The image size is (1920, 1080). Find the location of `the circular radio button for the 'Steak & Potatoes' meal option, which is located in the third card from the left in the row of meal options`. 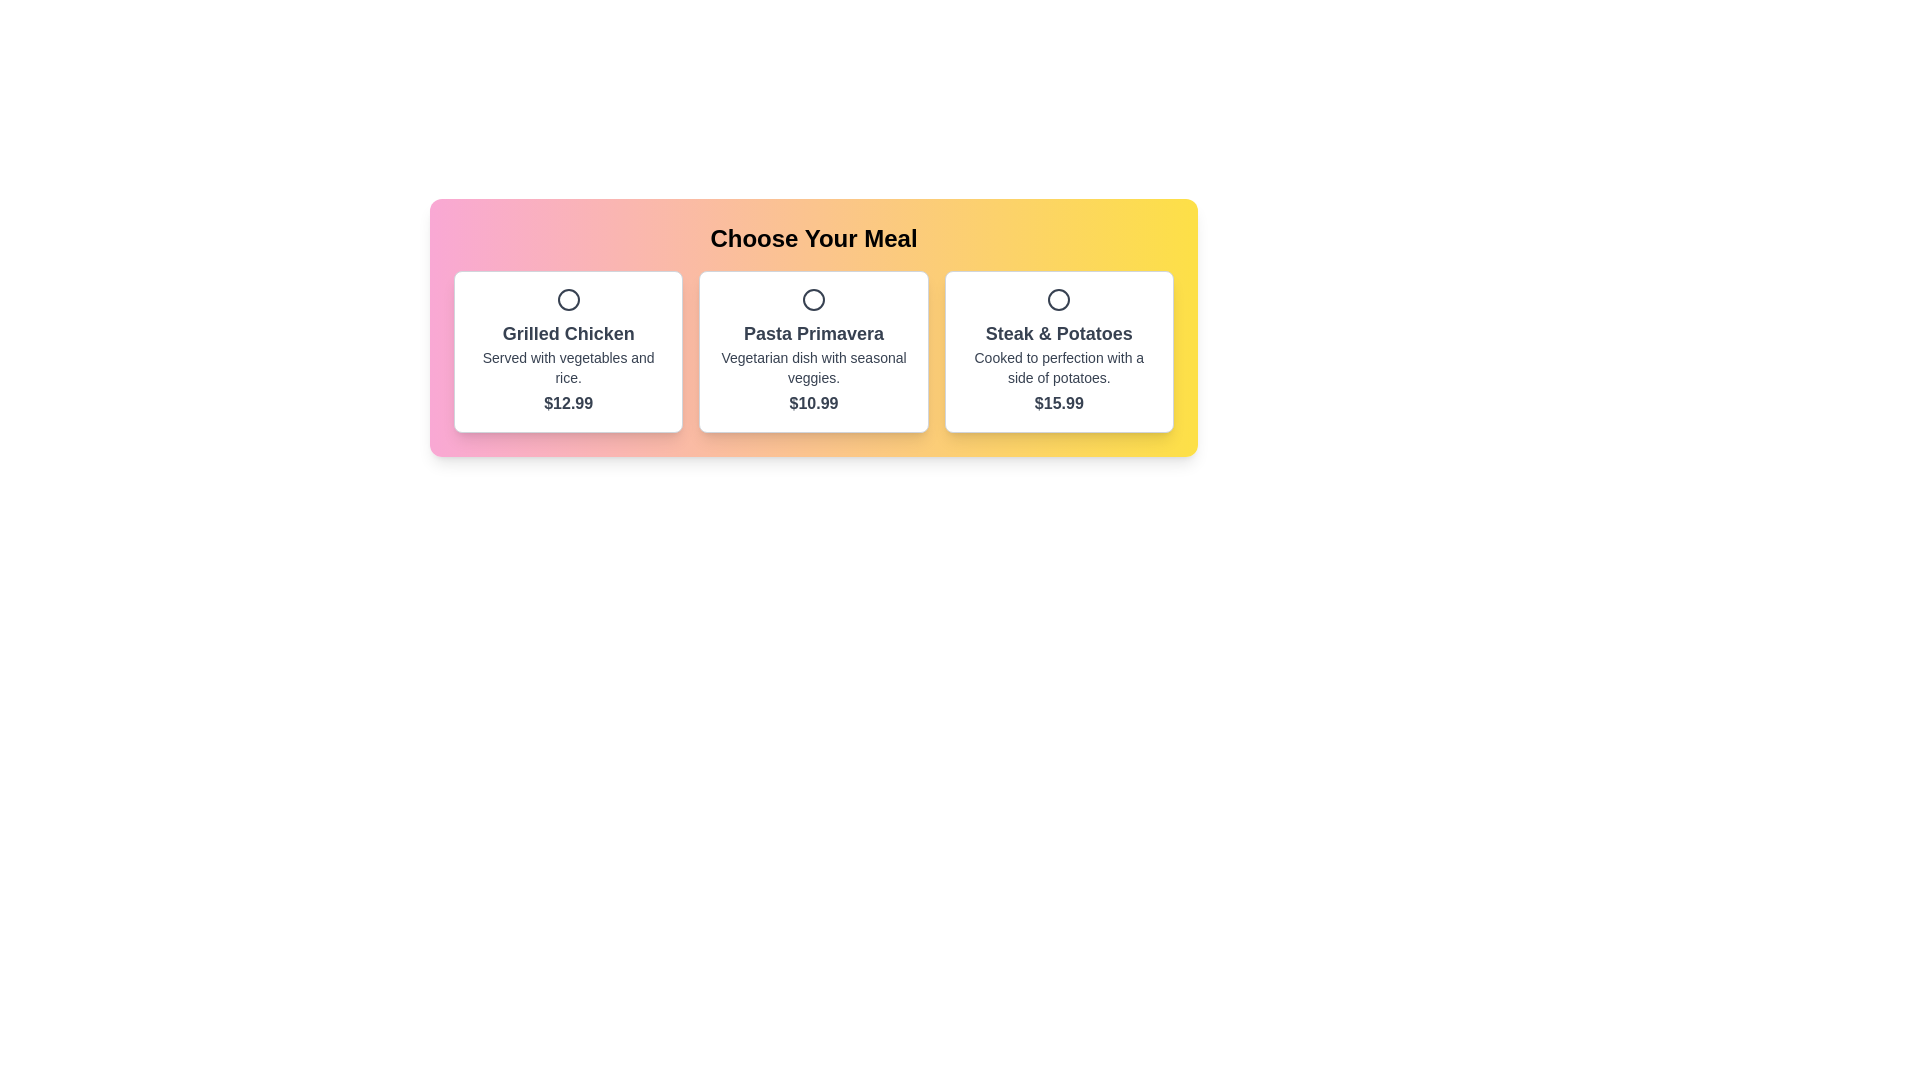

the circular radio button for the 'Steak & Potatoes' meal option, which is located in the third card from the left in the row of meal options is located at coordinates (1058, 300).